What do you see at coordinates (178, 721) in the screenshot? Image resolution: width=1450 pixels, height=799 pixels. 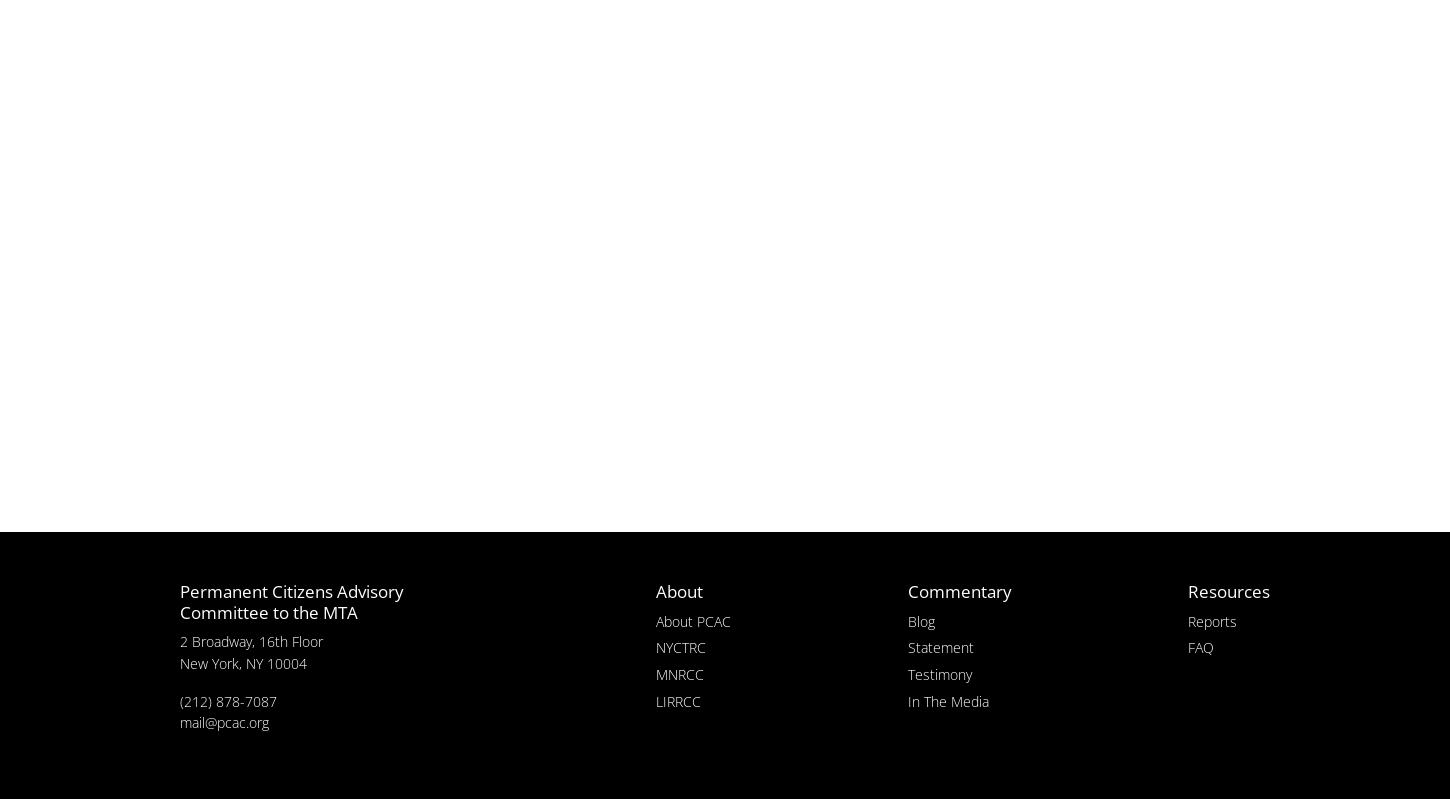 I see `'mail@pcac.org'` at bounding box center [178, 721].